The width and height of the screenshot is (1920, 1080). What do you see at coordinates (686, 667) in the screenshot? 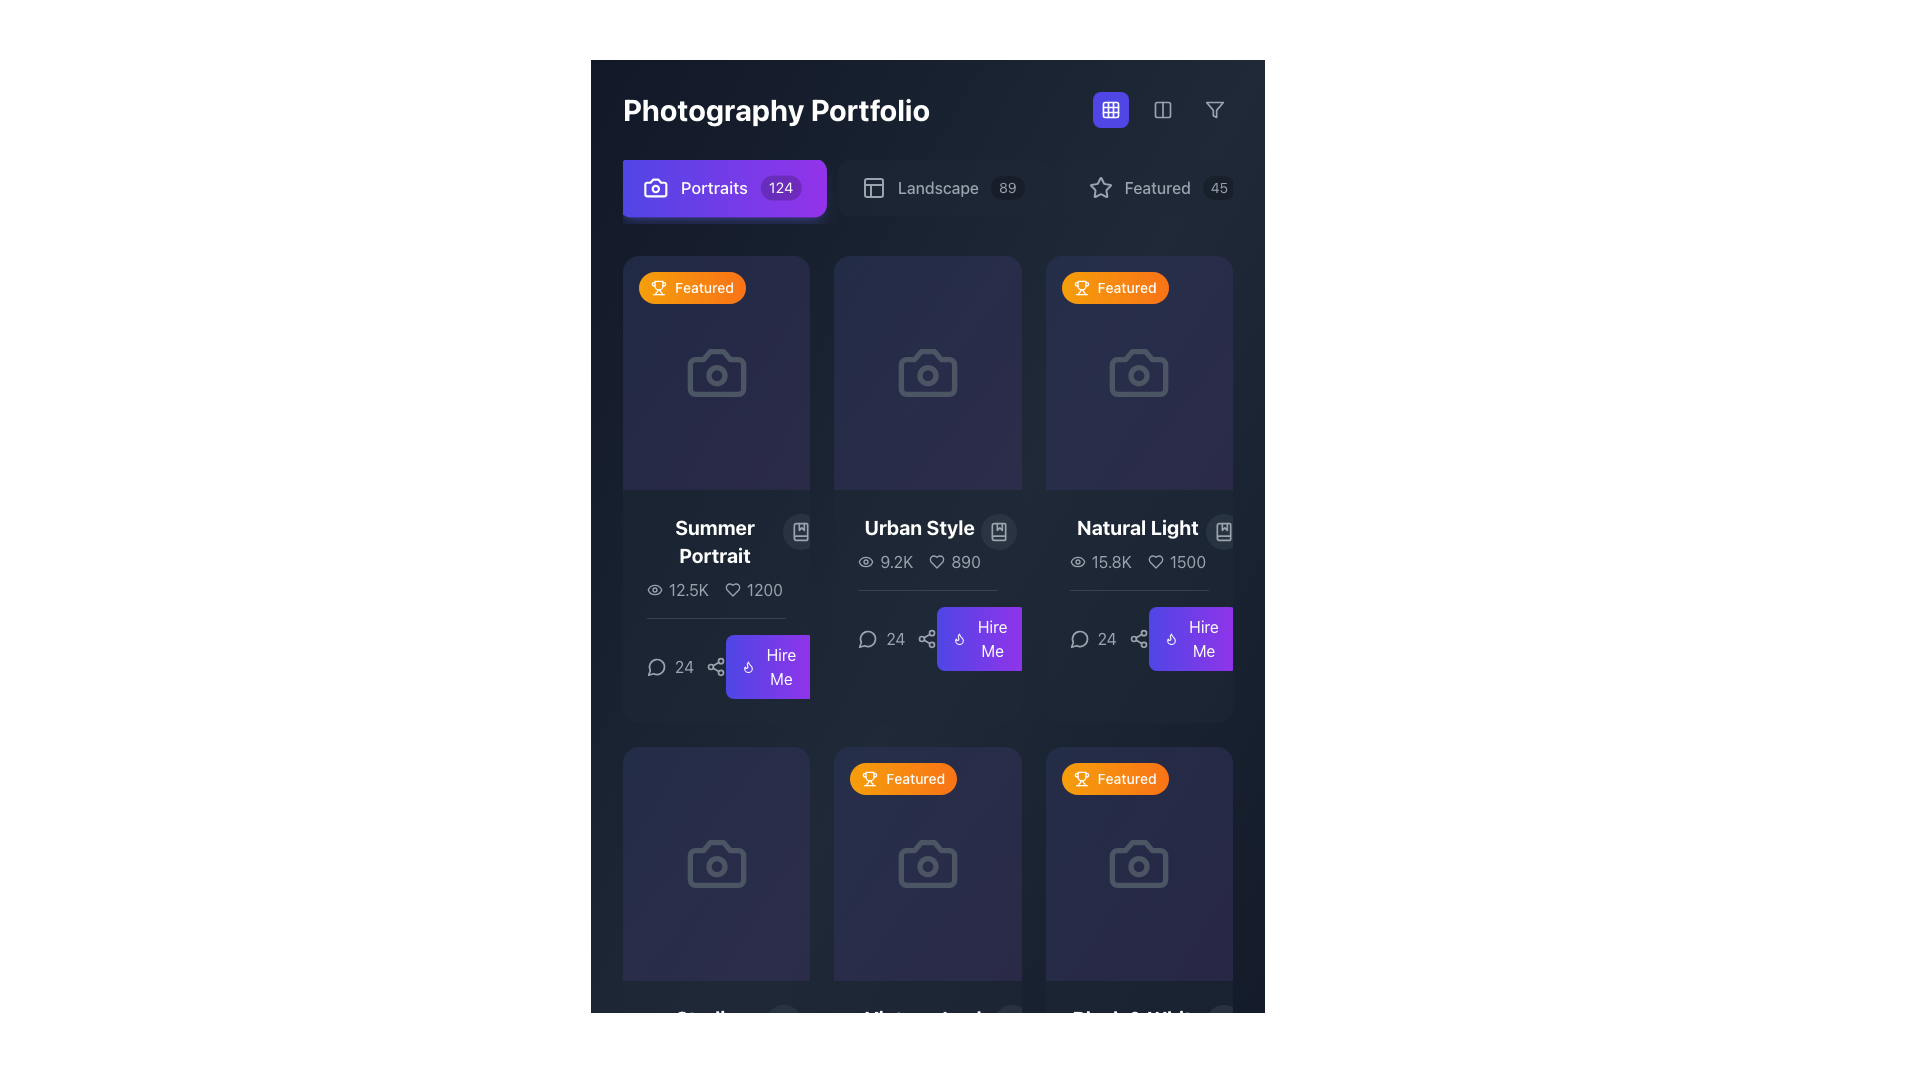
I see `the numeric counter text label located below the 'Summer Portrait' section` at bounding box center [686, 667].